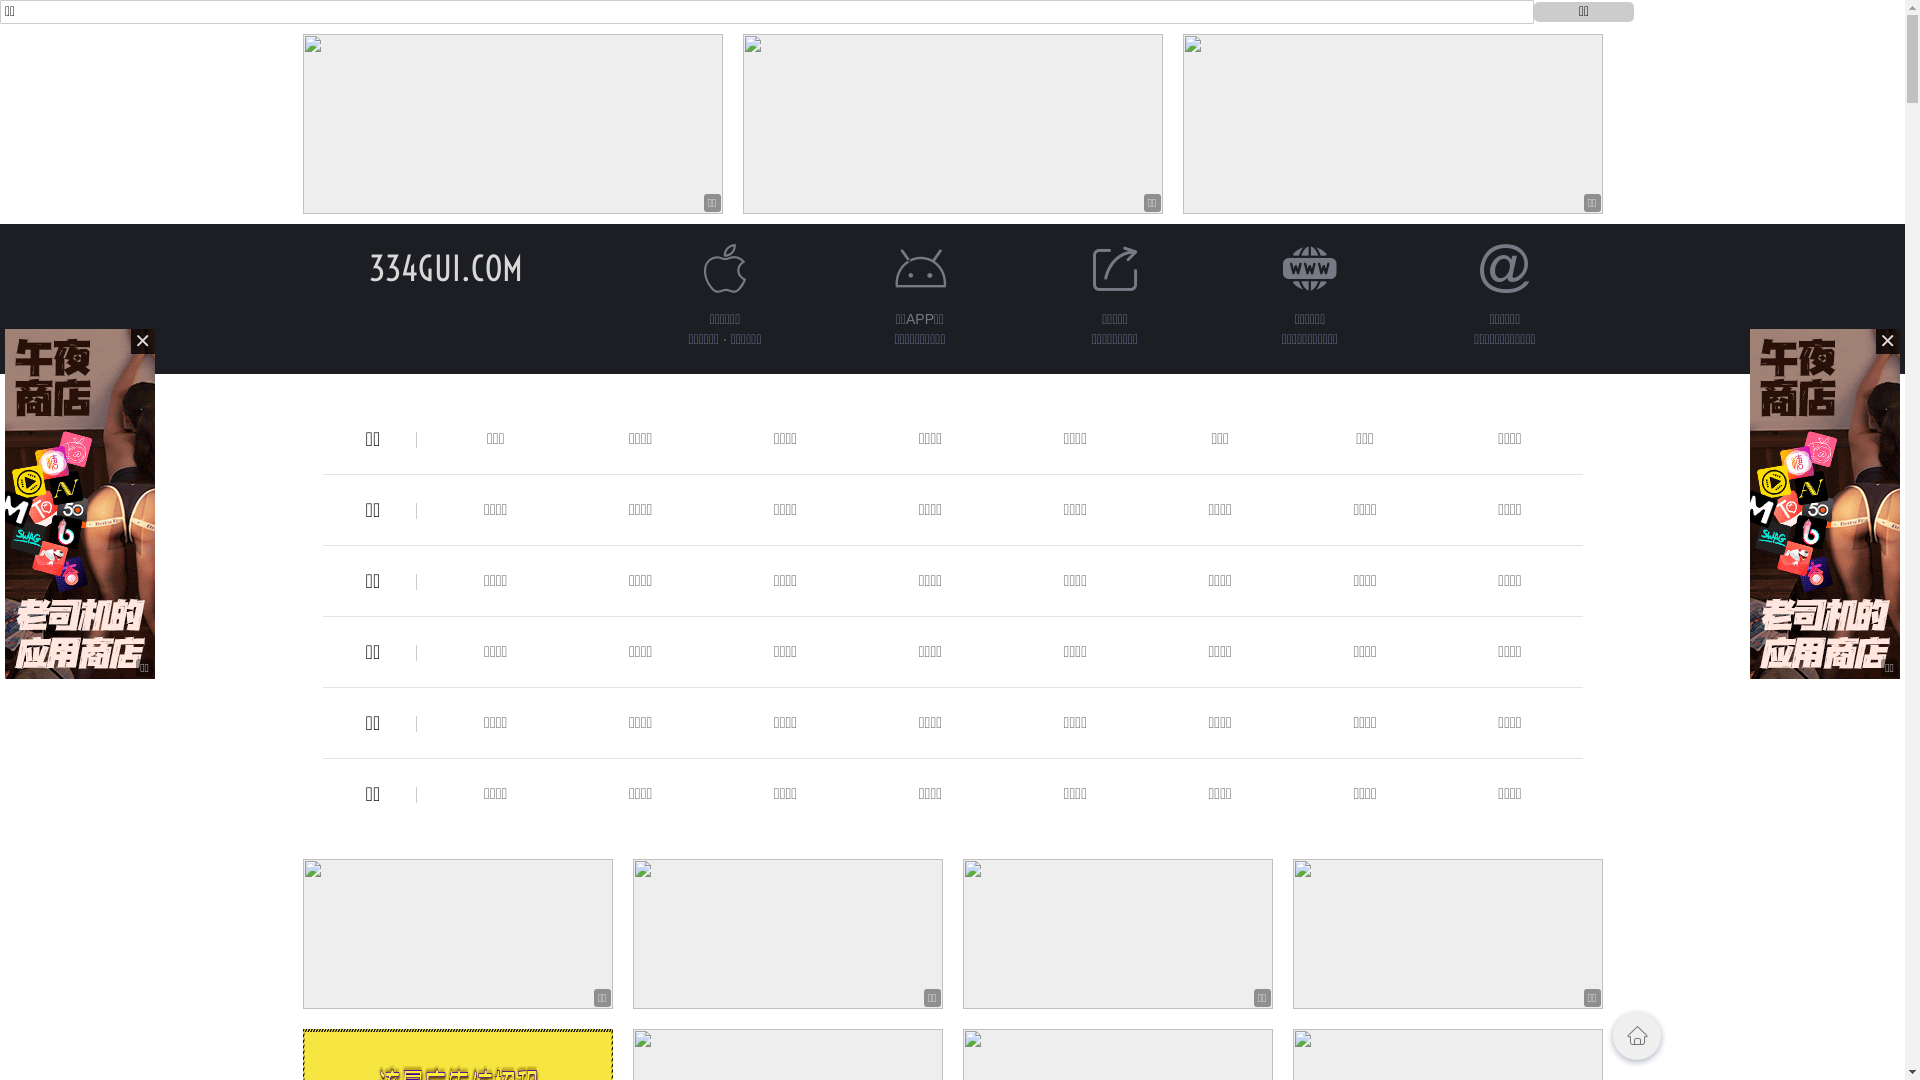 The height and width of the screenshot is (1080, 1920). Describe the element at coordinates (368, 267) in the screenshot. I see `'334GUI.COM'` at that location.